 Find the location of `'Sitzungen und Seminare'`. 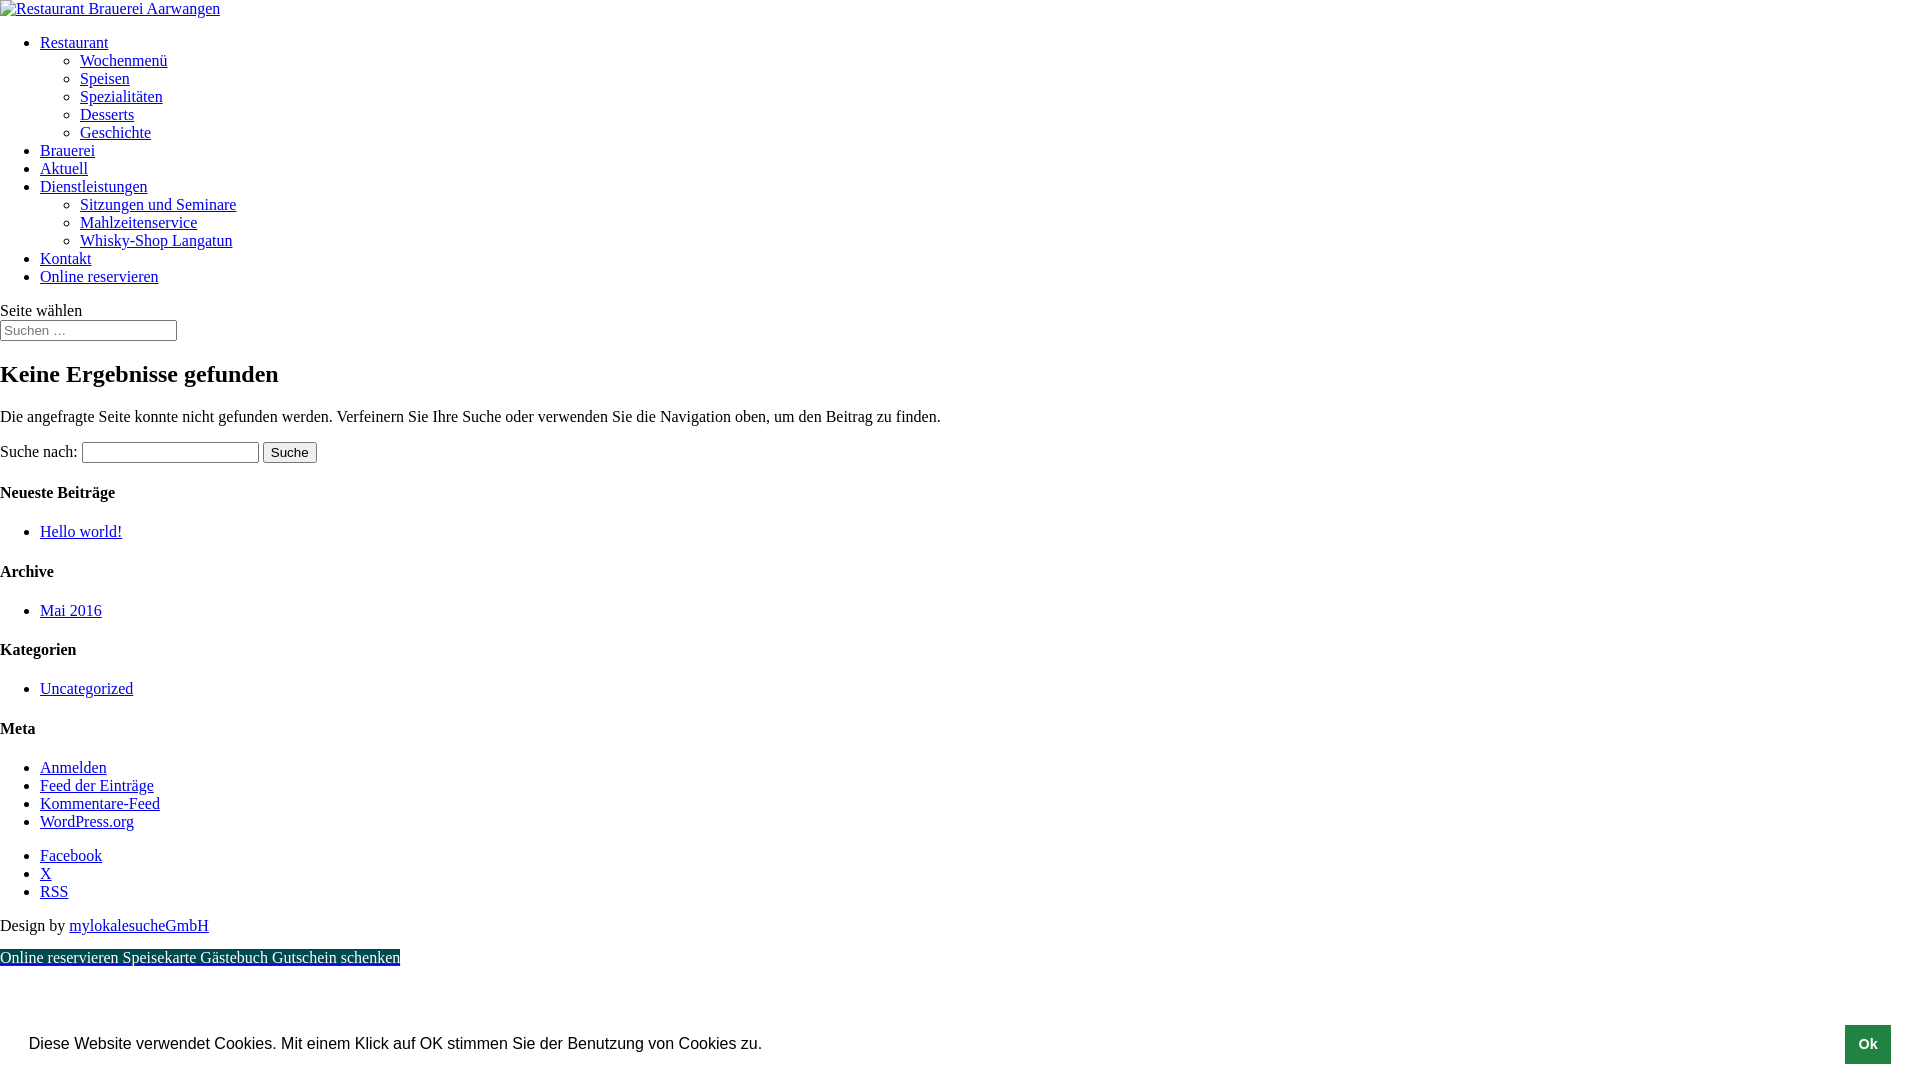

'Sitzungen und Seminare' is located at coordinates (80, 204).